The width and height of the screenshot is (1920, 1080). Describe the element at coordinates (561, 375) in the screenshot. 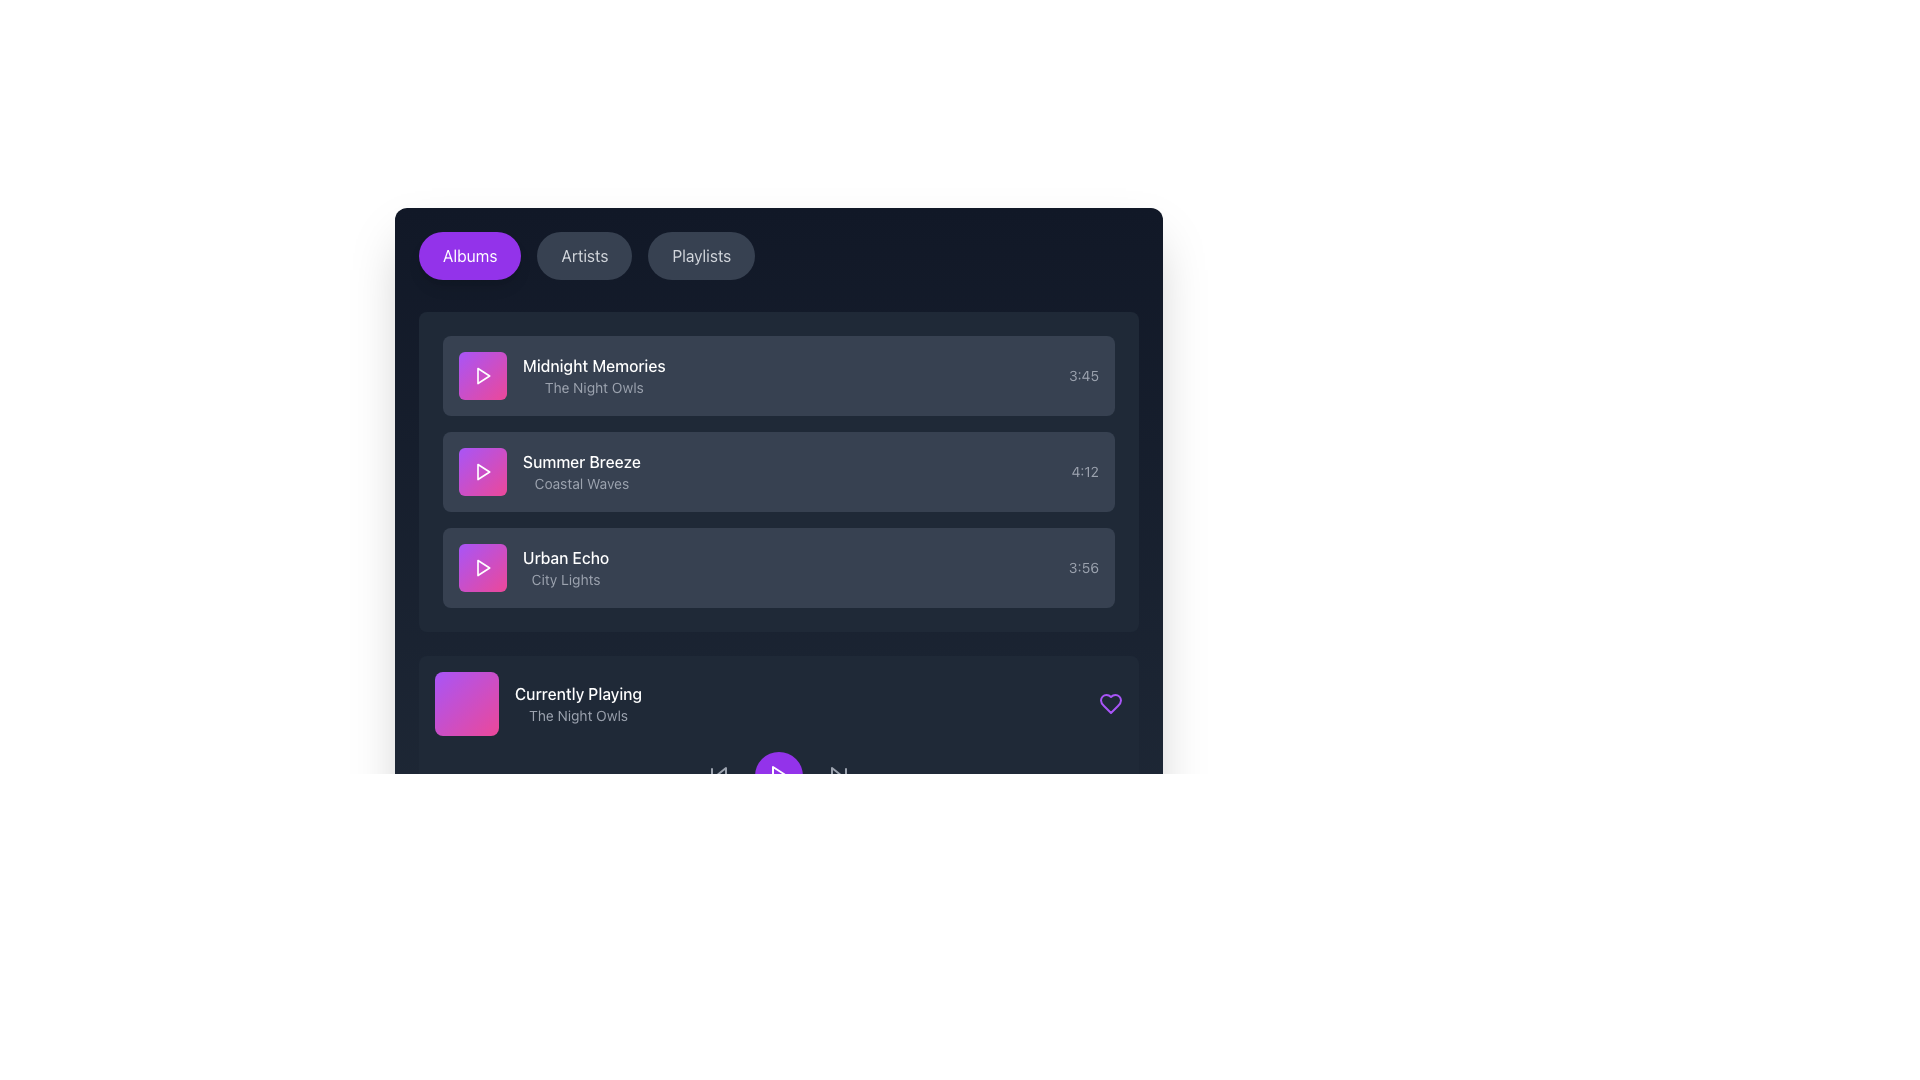

I see `text label displaying 'Midnight Memories' above 'The Night Owls', which is styled with a medium white font and smaller gray font, located in the music item section of the UI` at that location.